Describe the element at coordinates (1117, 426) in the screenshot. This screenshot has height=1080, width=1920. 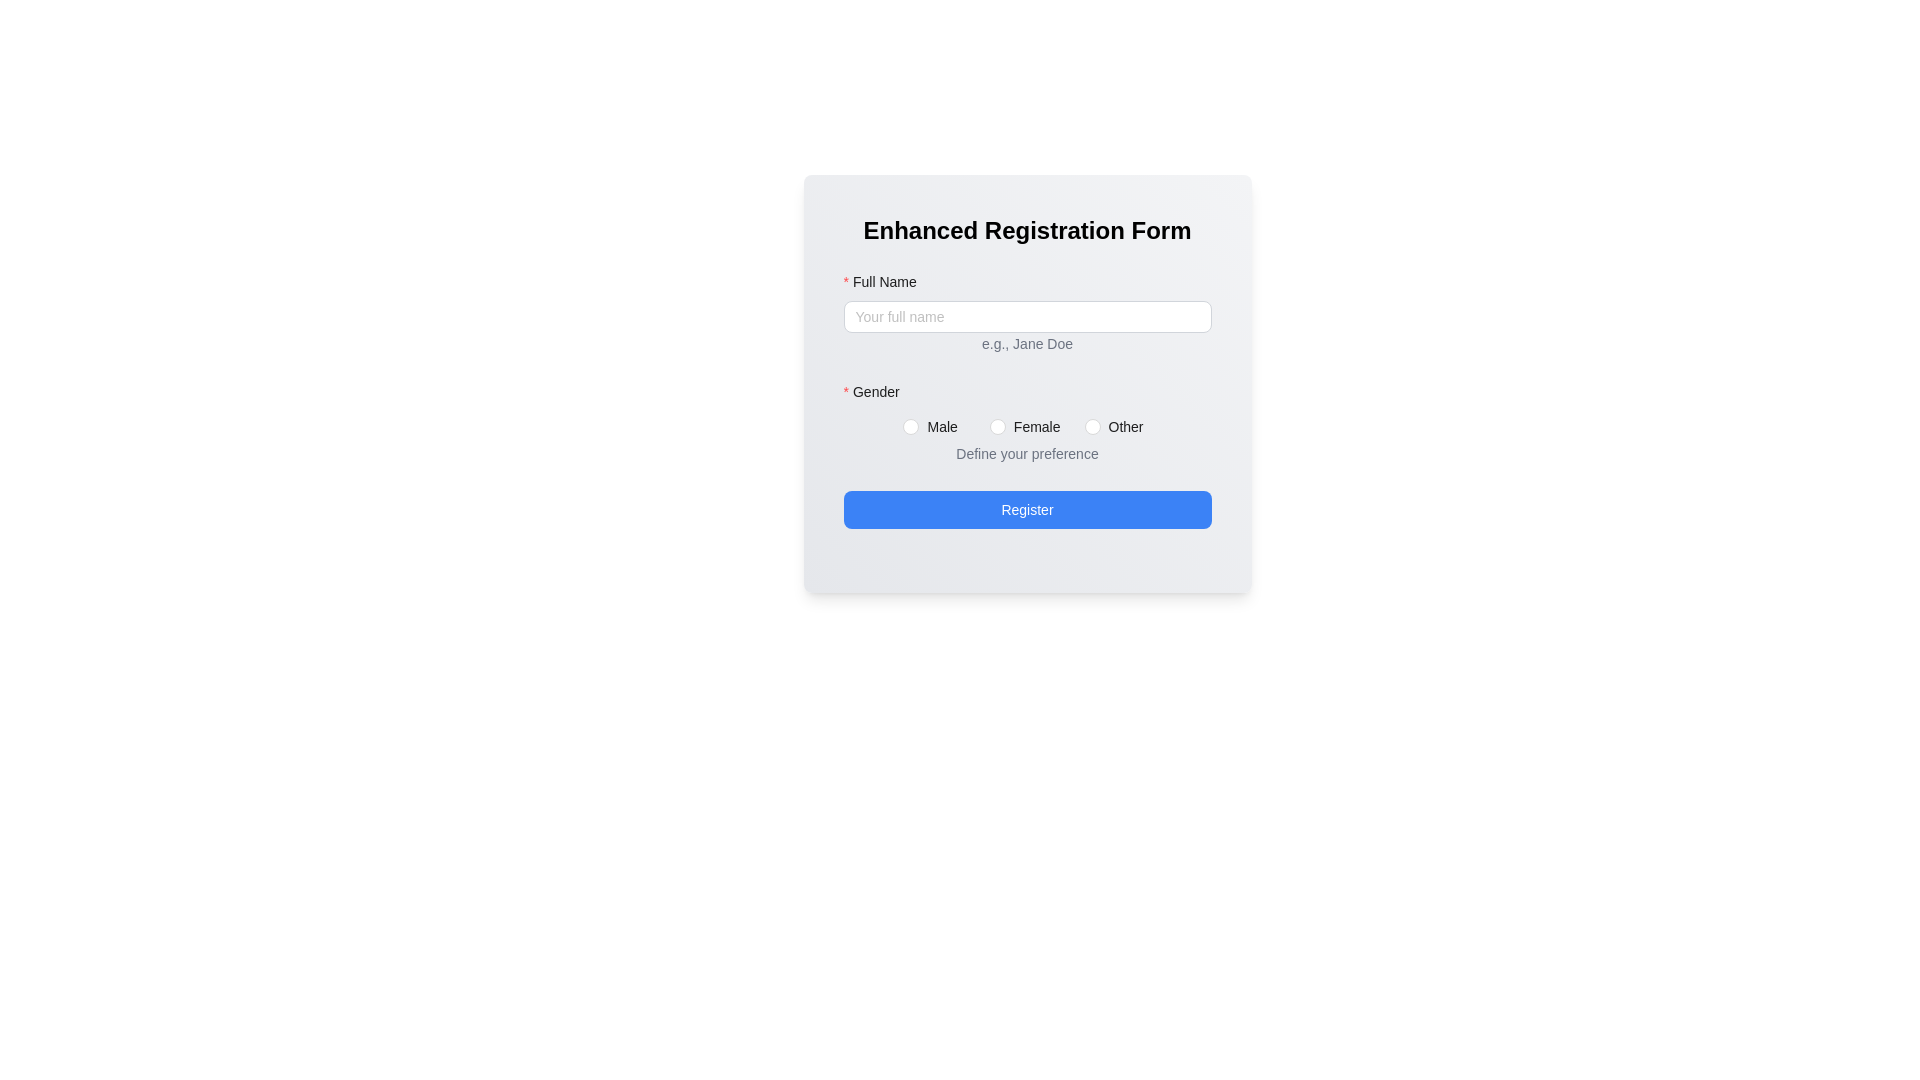
I see `the 'Other' radio button, which is the third radio button in a horizontal group labeled 'Male', 'Female', and 'Other', located under the 'Gender' label` at that location.